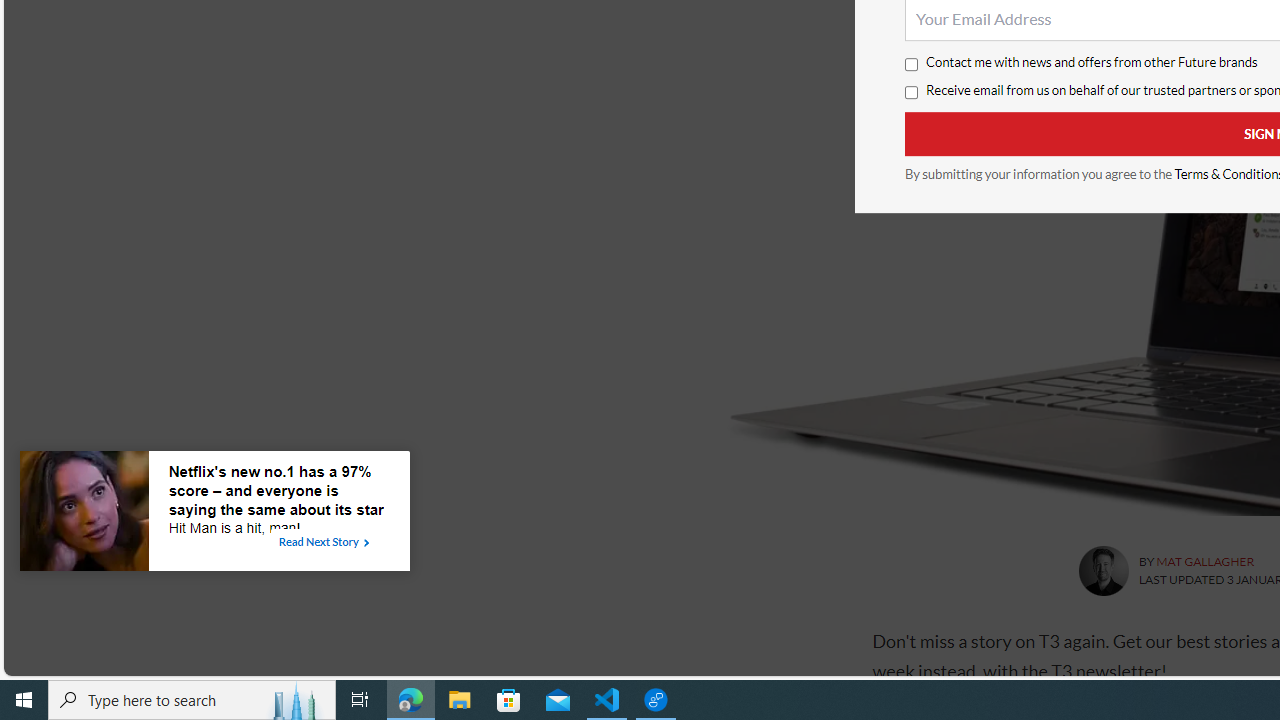 This screenshot has width=1280, height=720. I want to click on 'Class: tbl-arrow-icon arrow-1', so click(366, 543).